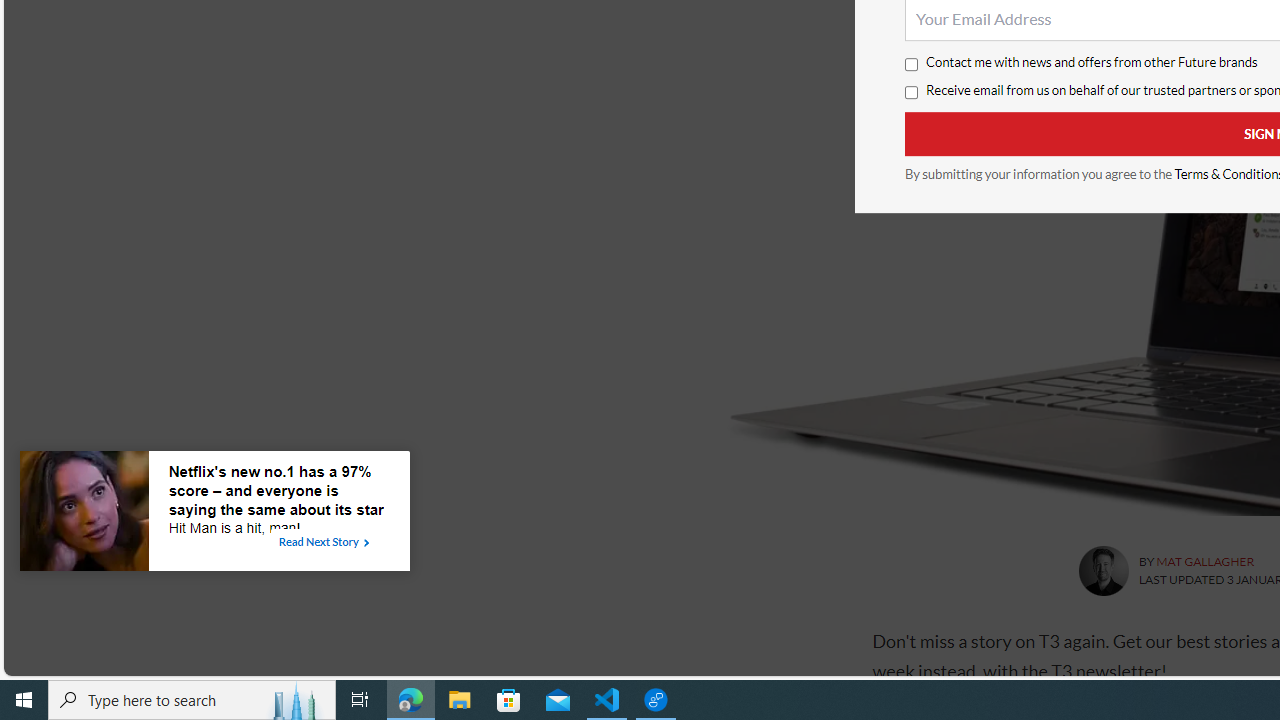 This screenshot has width=1280, height=720. I want to click on 'Class: tbl-arrow-icon arrow-1', so click(366, 543).